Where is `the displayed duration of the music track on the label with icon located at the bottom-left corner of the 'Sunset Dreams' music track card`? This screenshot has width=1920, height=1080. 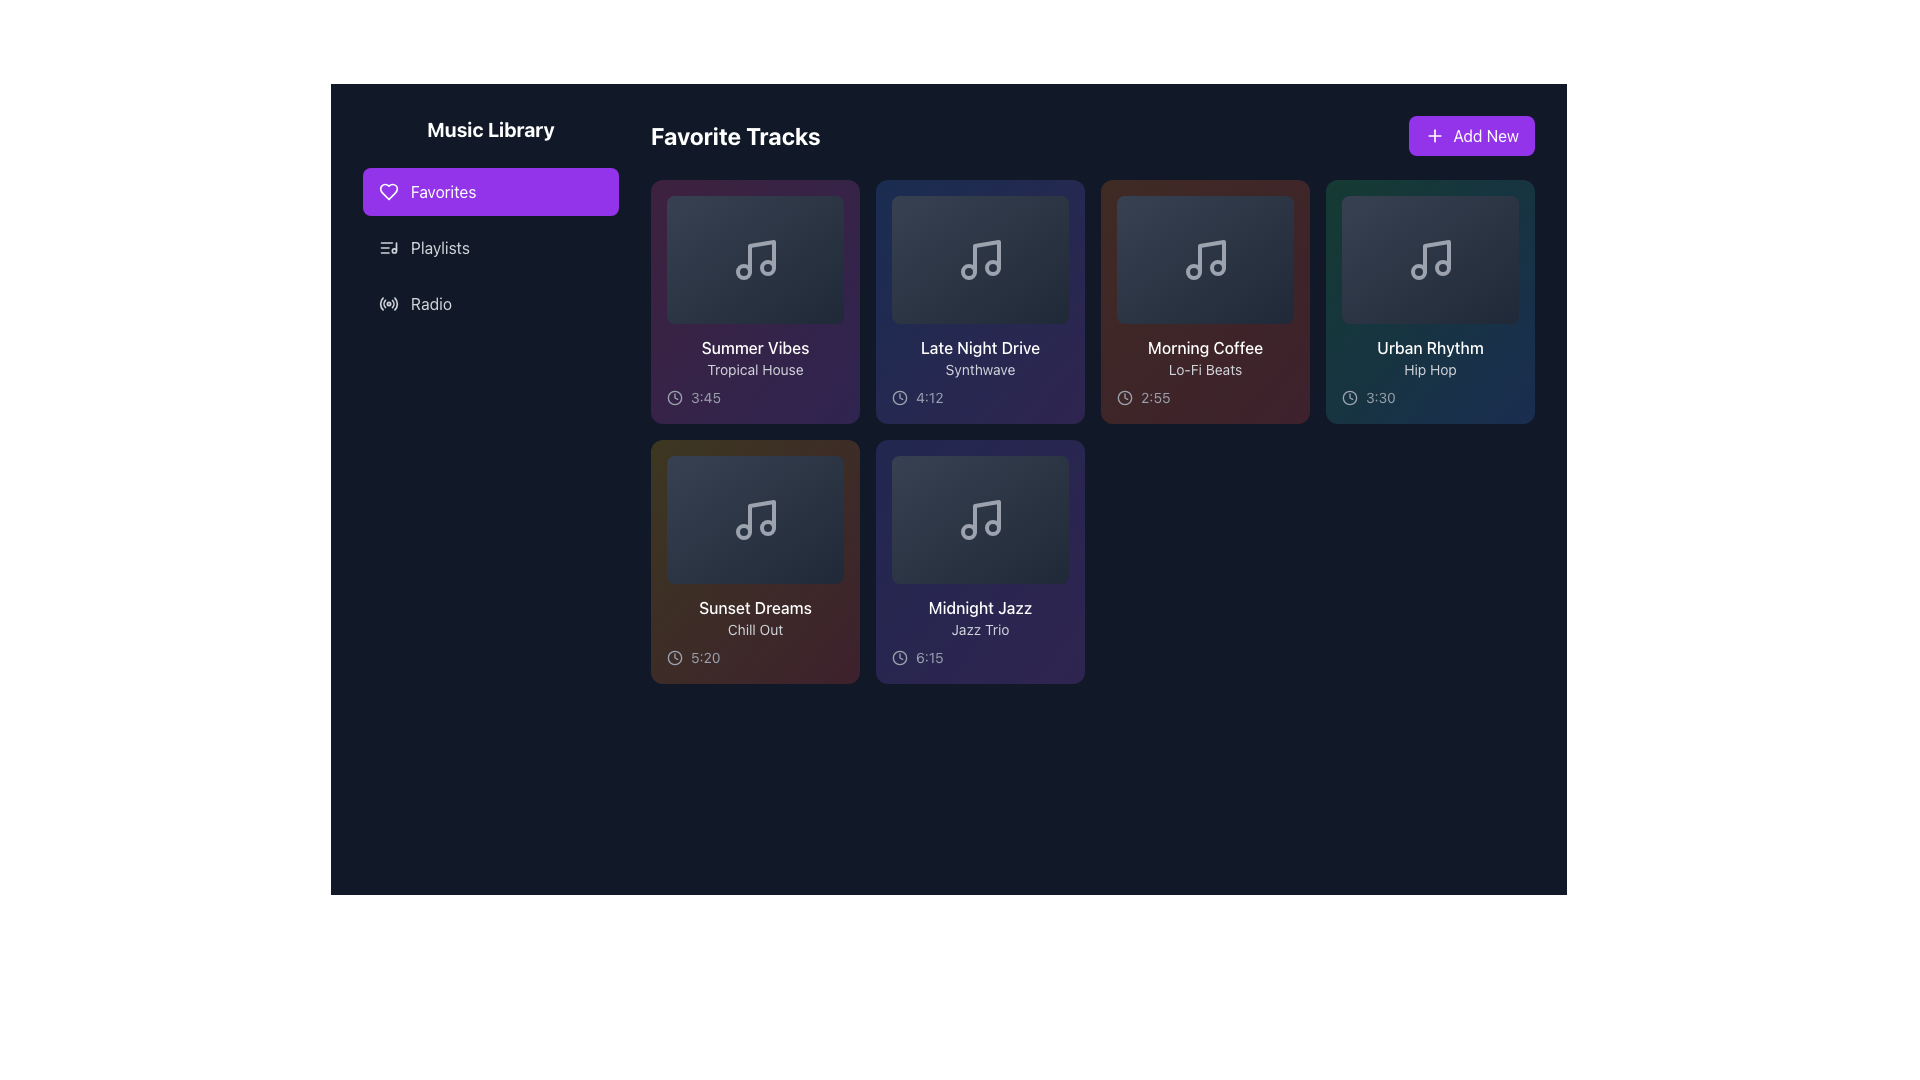
the displayed duration of the music track on the label with icon located at the bottom-left corner of the 'Sunset Dreams' music track card is located at coordinates (754, 658).